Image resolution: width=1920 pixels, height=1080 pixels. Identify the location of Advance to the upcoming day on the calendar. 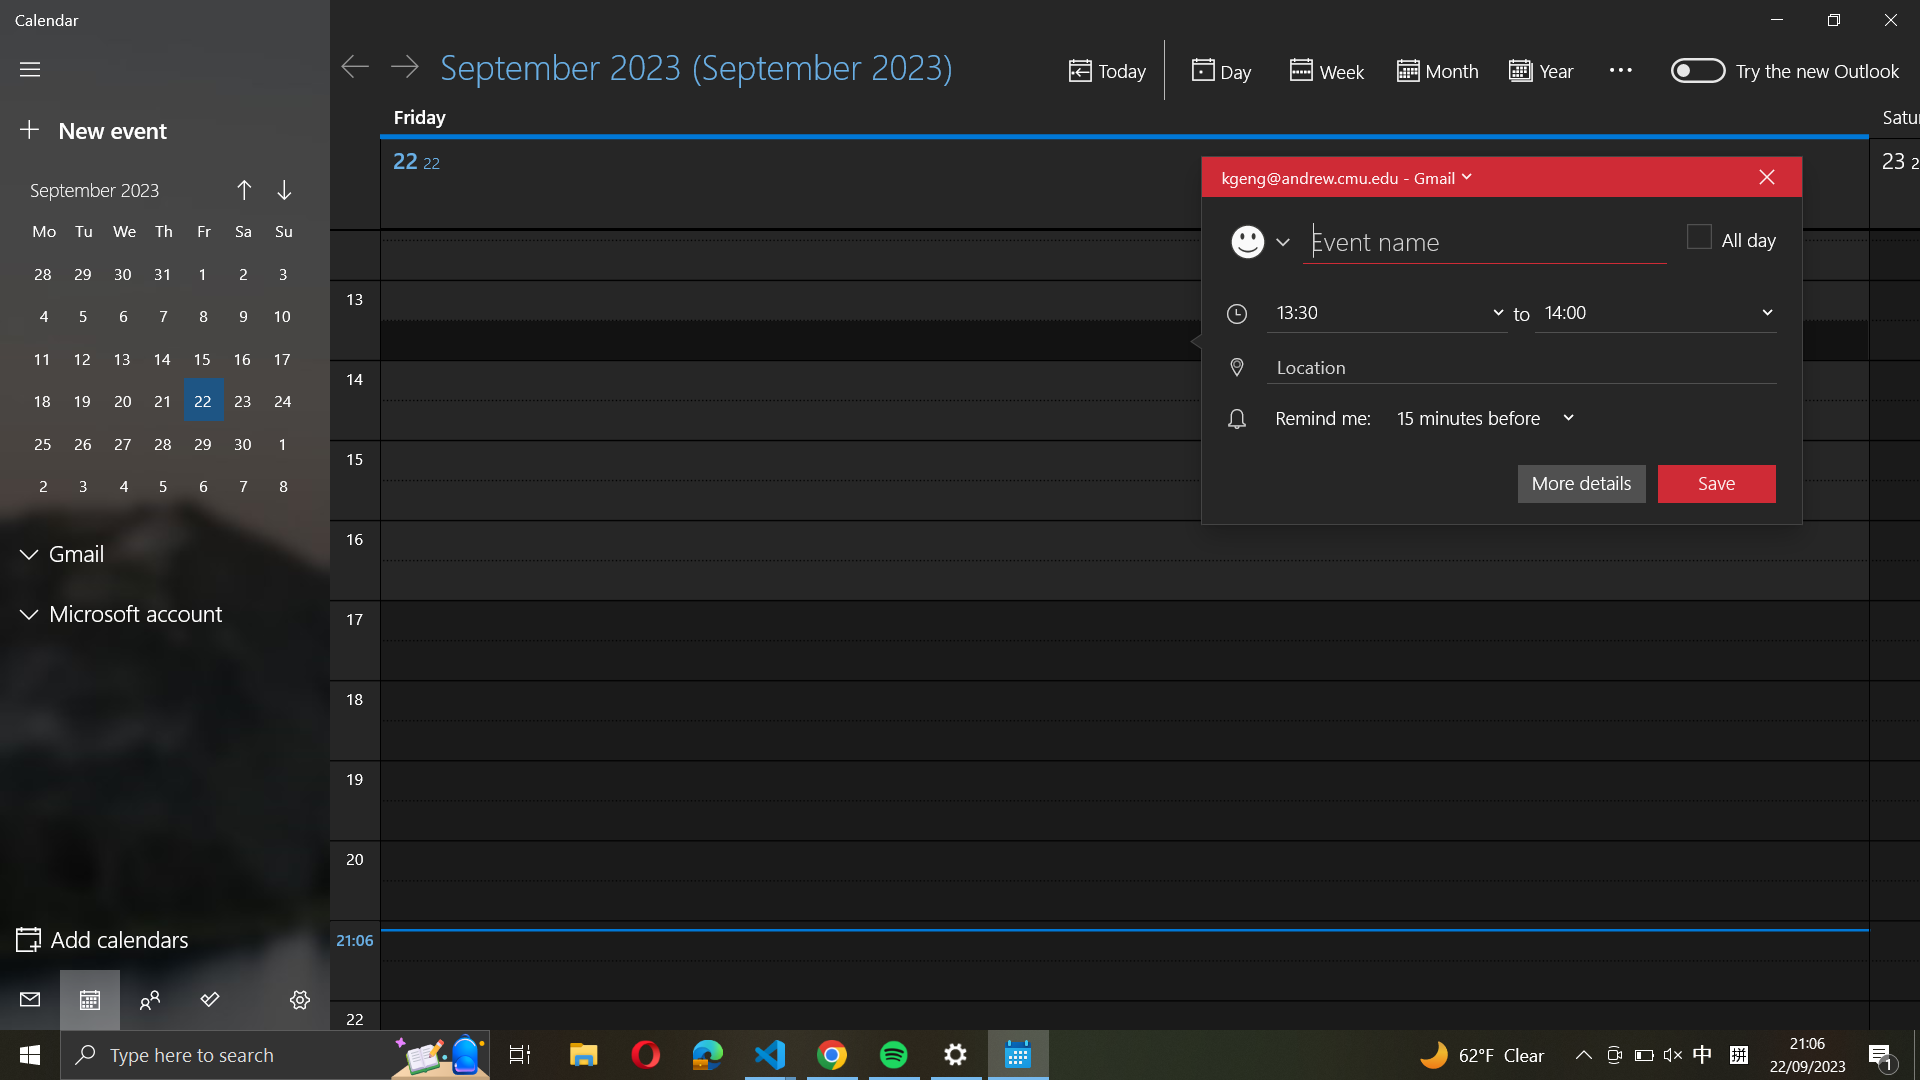
(403, 65).